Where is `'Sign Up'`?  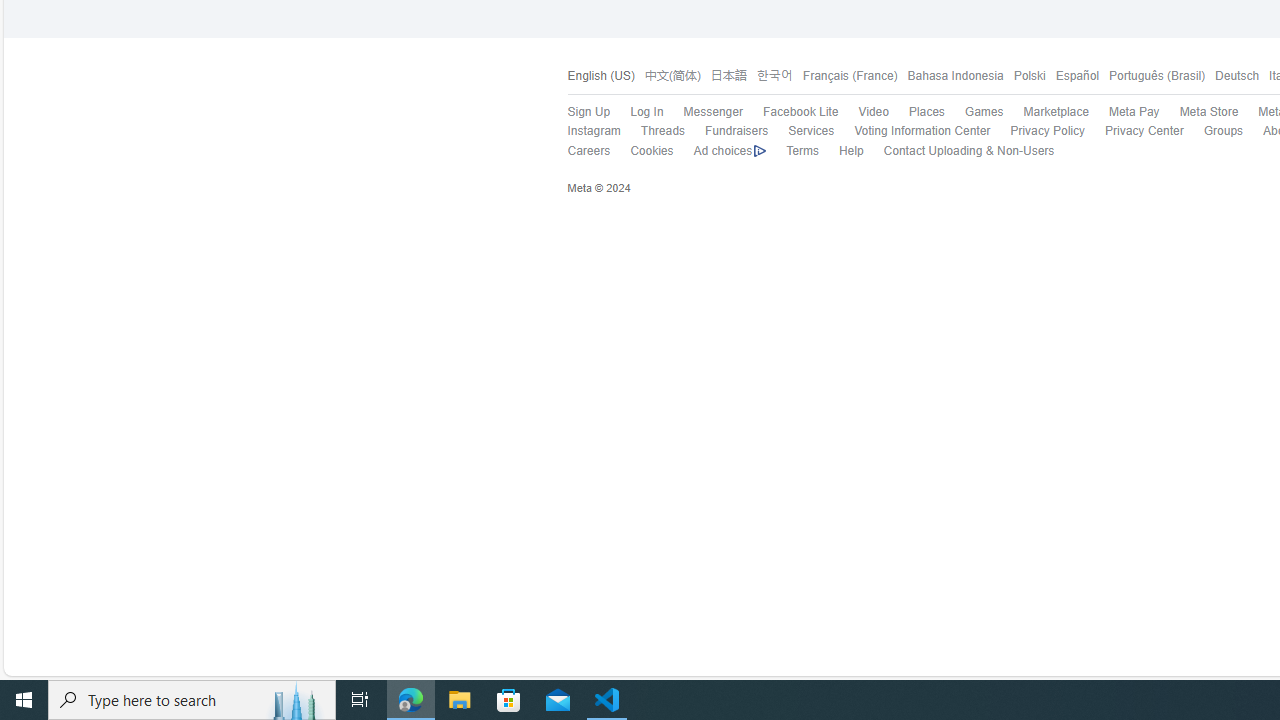
'Sign Up' is located at coordinates (587, 112).